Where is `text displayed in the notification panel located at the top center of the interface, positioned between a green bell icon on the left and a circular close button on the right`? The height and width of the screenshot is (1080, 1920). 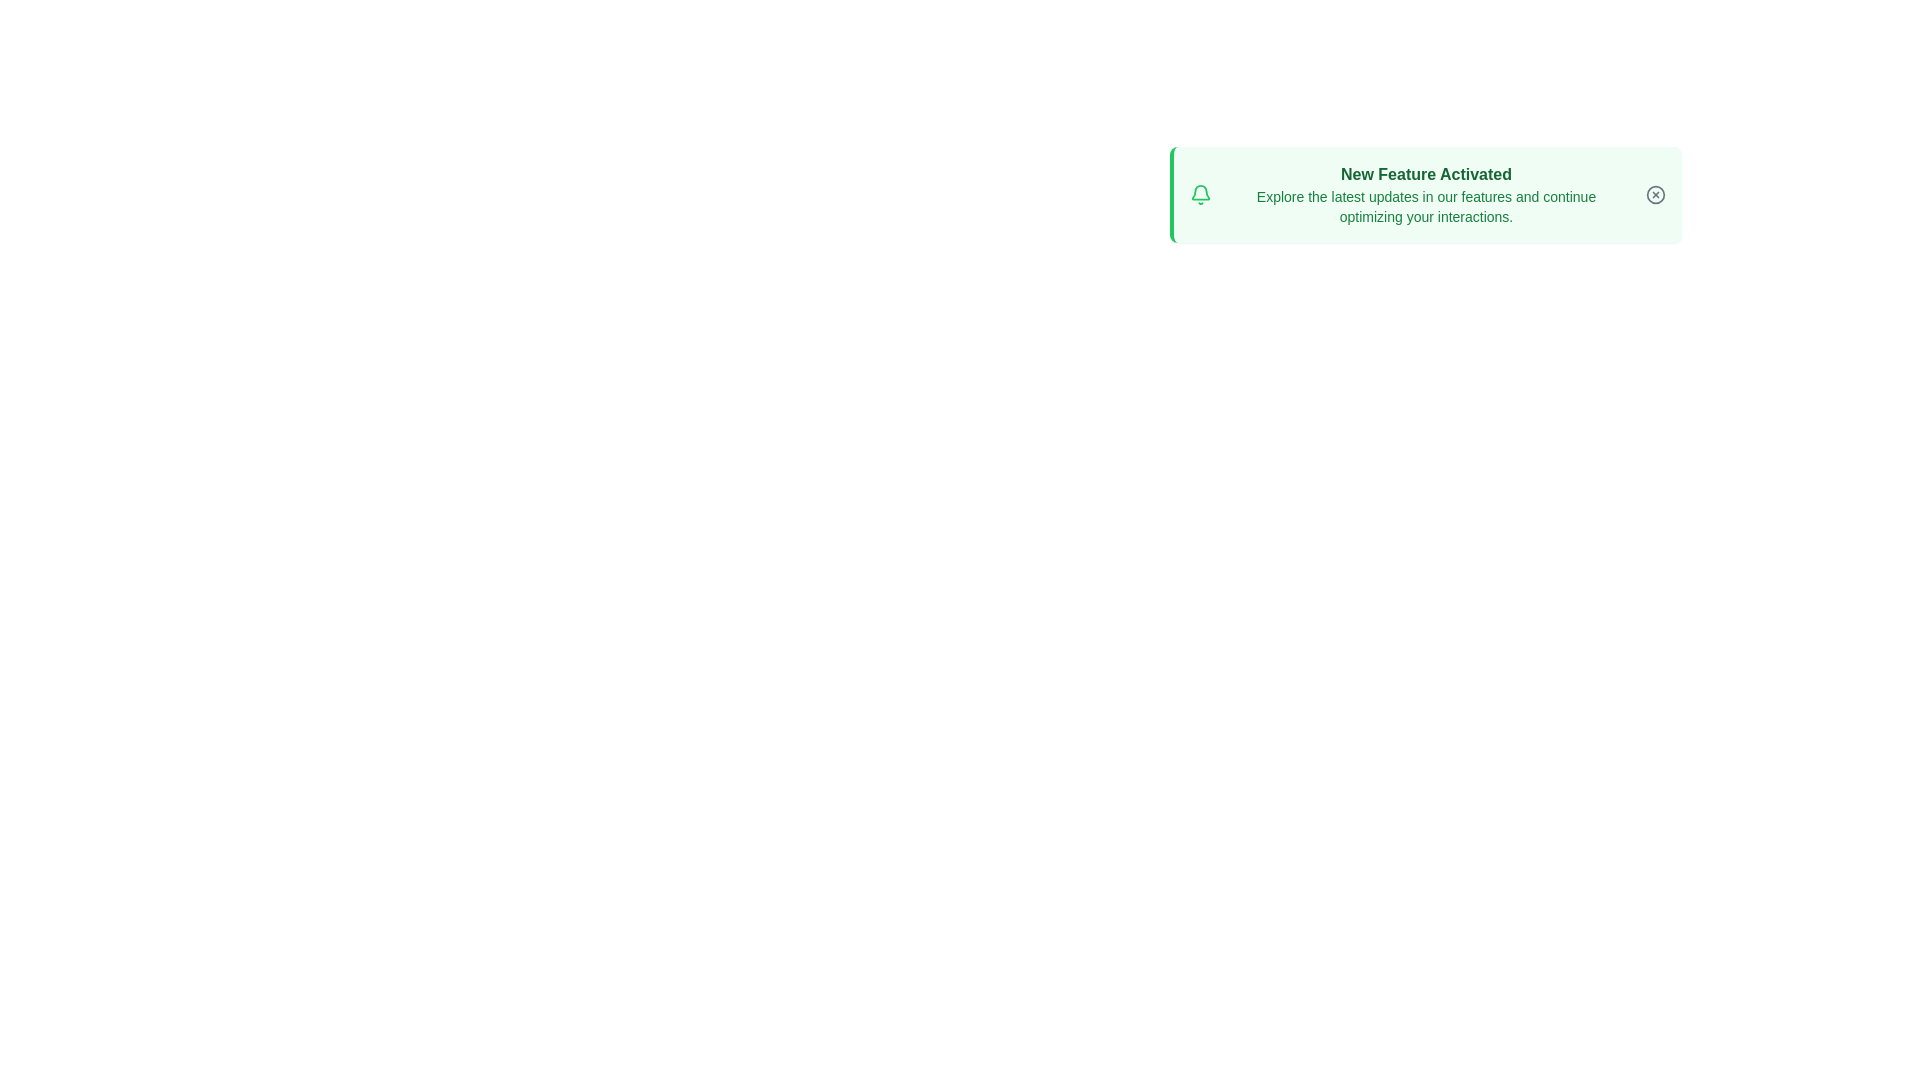
text displayed in the notification panel located at the top center of the interface, positioned between a green bell icon on the left and a circular close button on the right is located at coordinates (1425, 195).